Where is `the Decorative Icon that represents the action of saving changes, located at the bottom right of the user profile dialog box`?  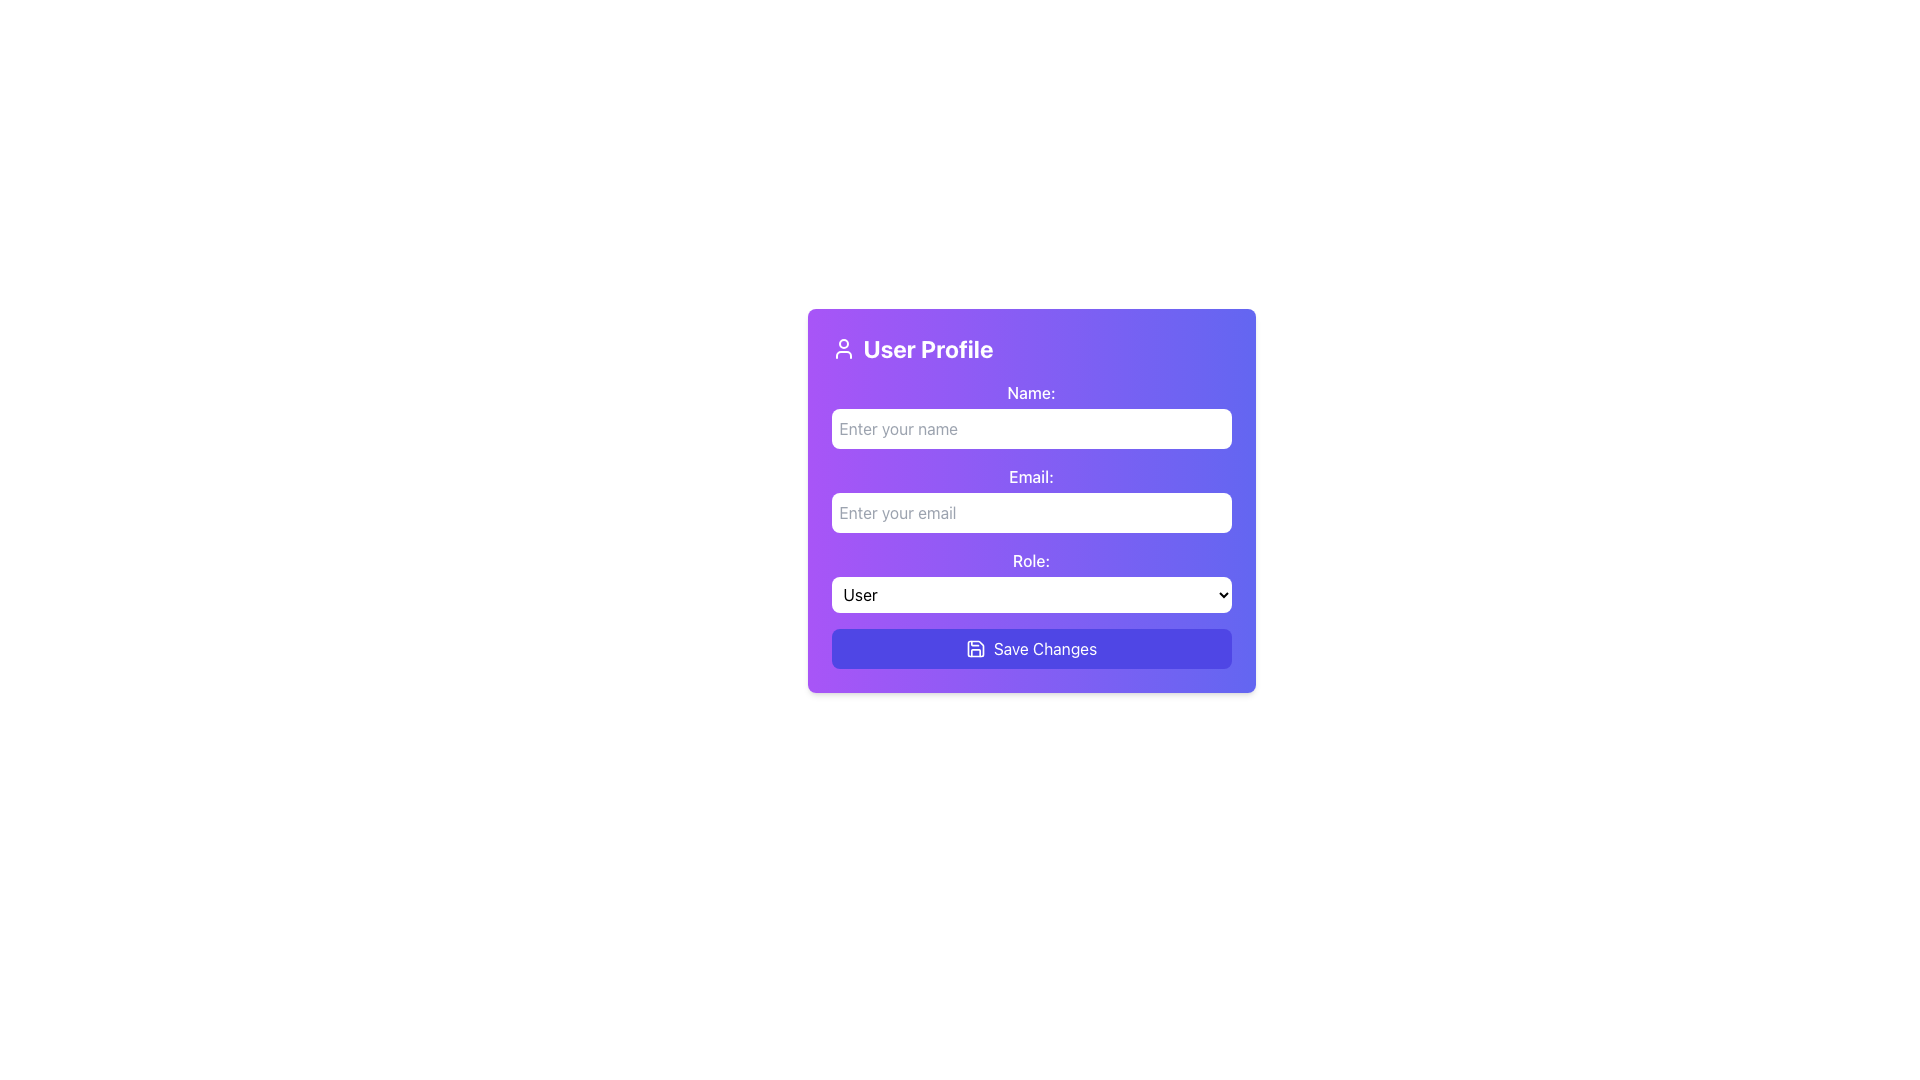 the Decorative Icon that represents the action of saving changes, located at the bottom right of the user profile dialog box is located at coordinates (975, 648).